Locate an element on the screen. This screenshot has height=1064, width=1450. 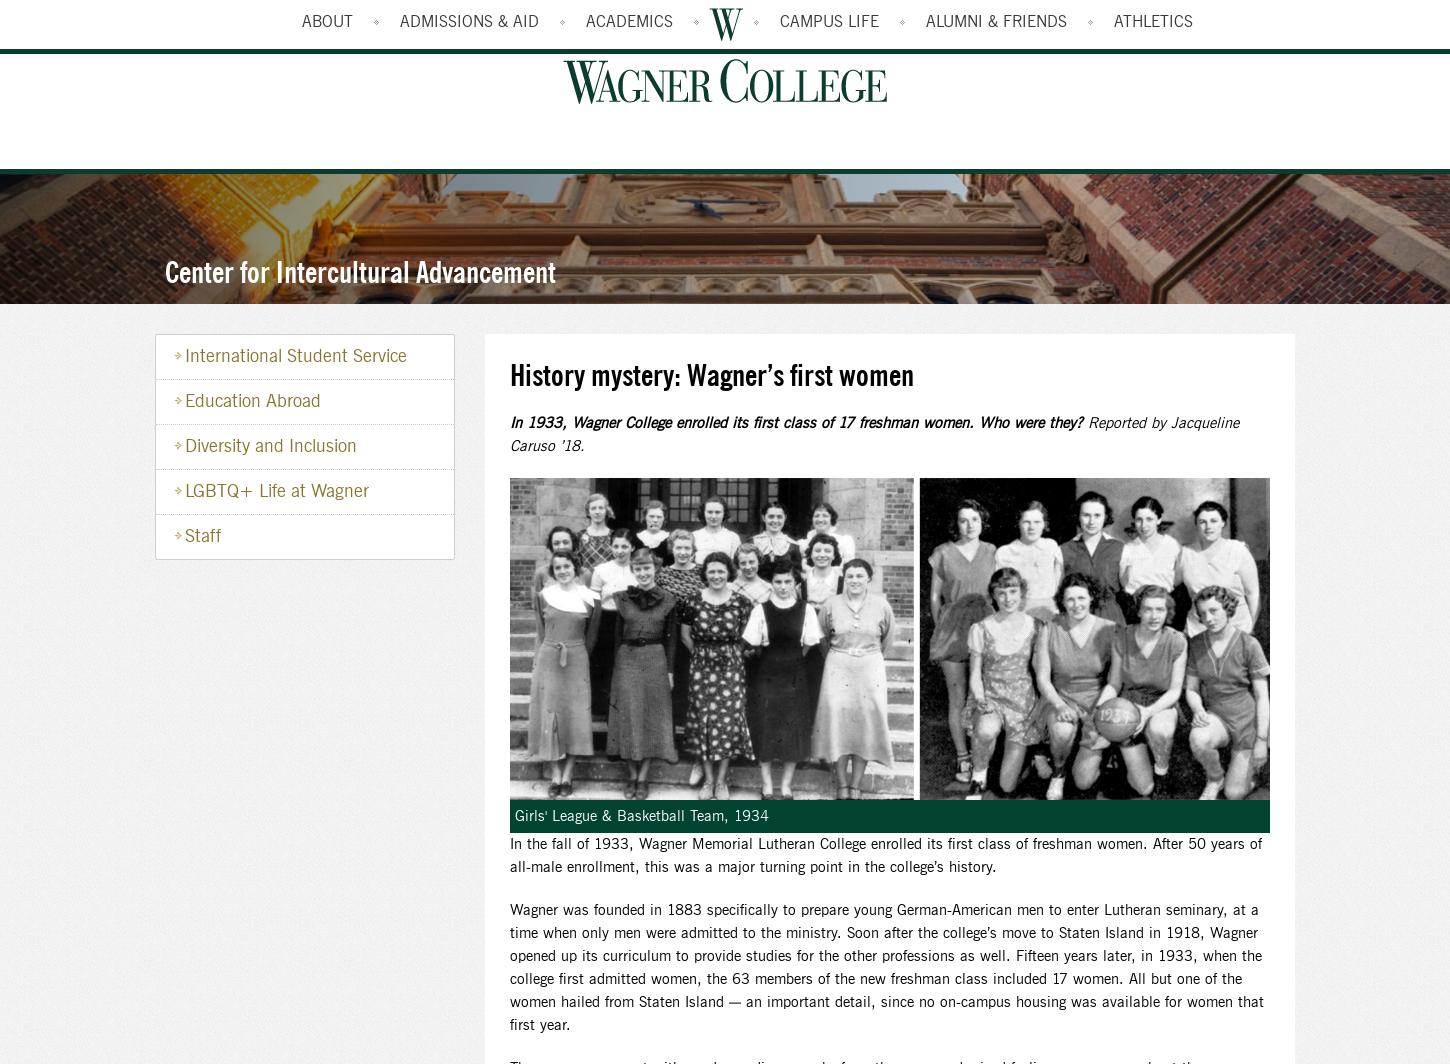
'History mystery: Wagner’s first women' is located at coordinates (710, 376).